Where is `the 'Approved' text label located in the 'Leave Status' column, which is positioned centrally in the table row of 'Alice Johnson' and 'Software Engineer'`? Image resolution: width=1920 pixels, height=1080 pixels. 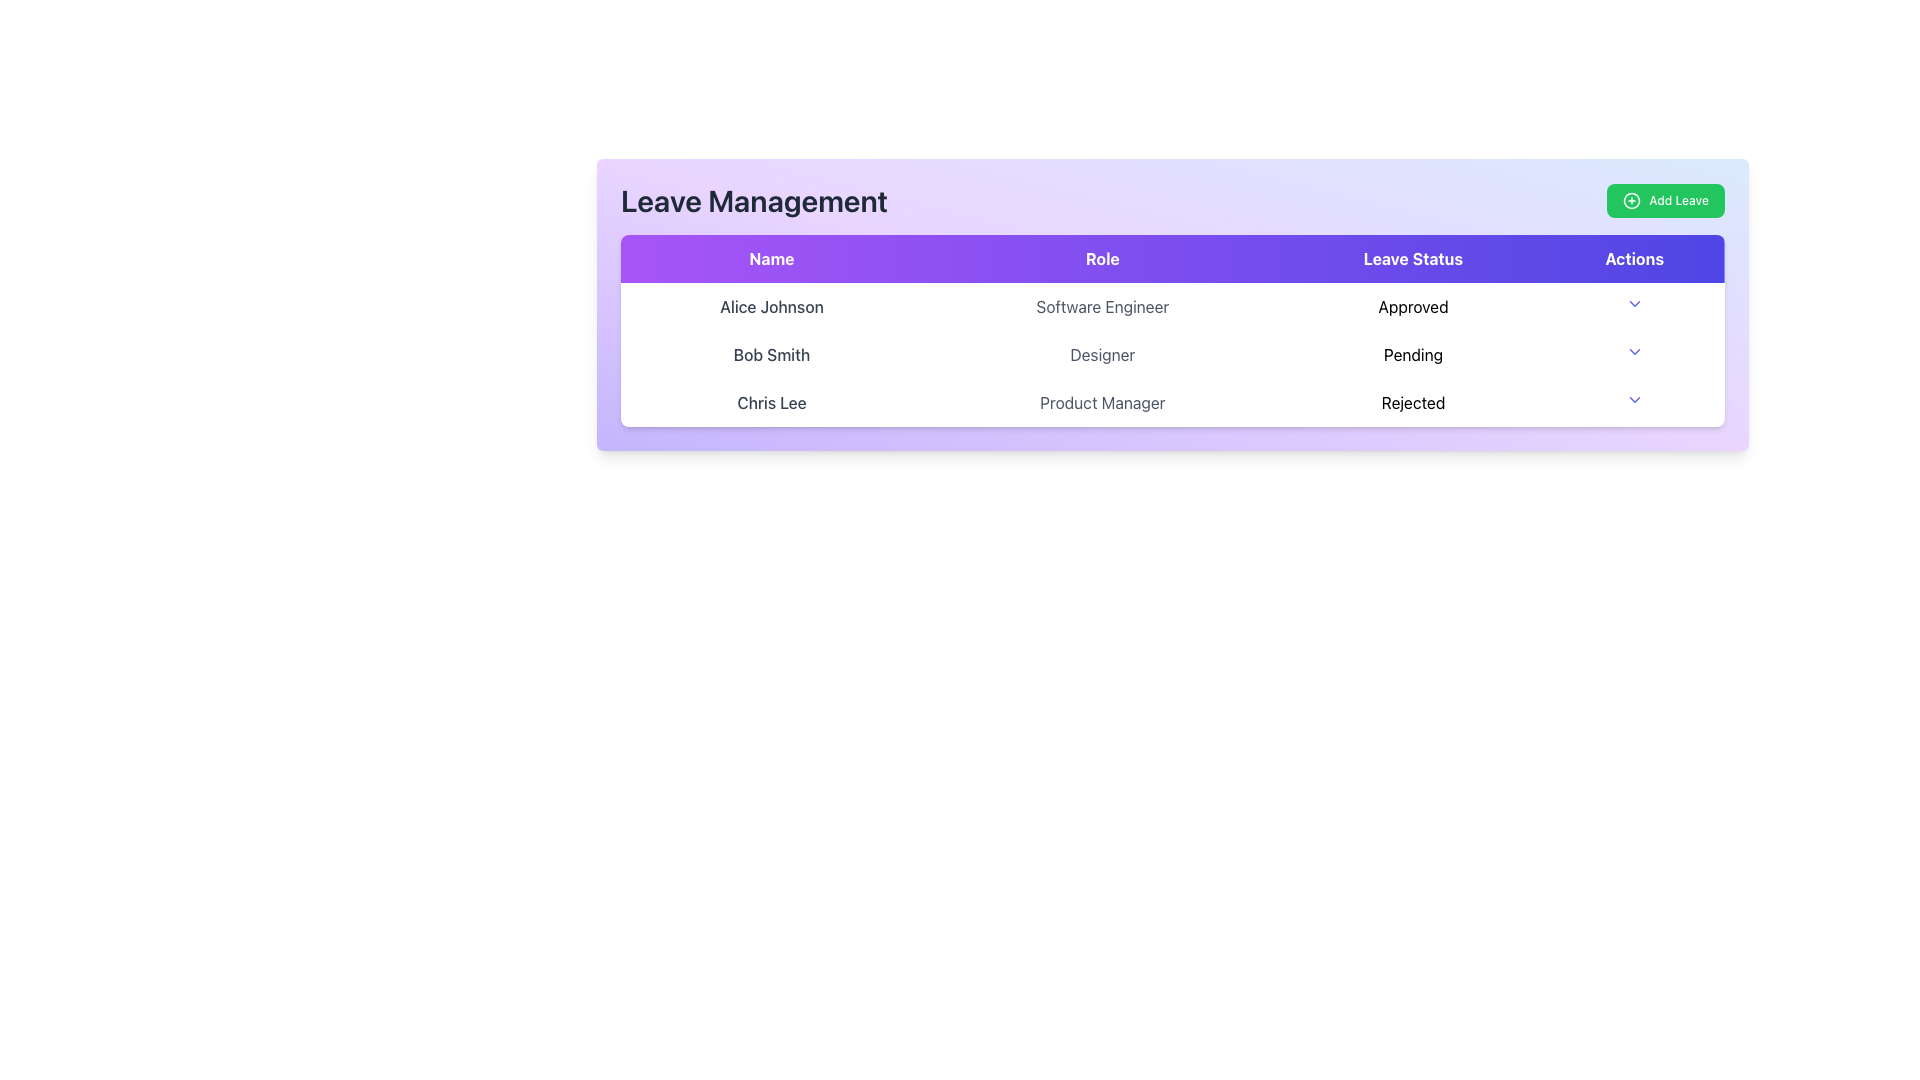
the 'Approved' text label located in the 'Leave Status' column, which is positioned centrally in the table row of 'Alice Johnson' and 'Software Engineer' is located at coordinates (1412, 307).